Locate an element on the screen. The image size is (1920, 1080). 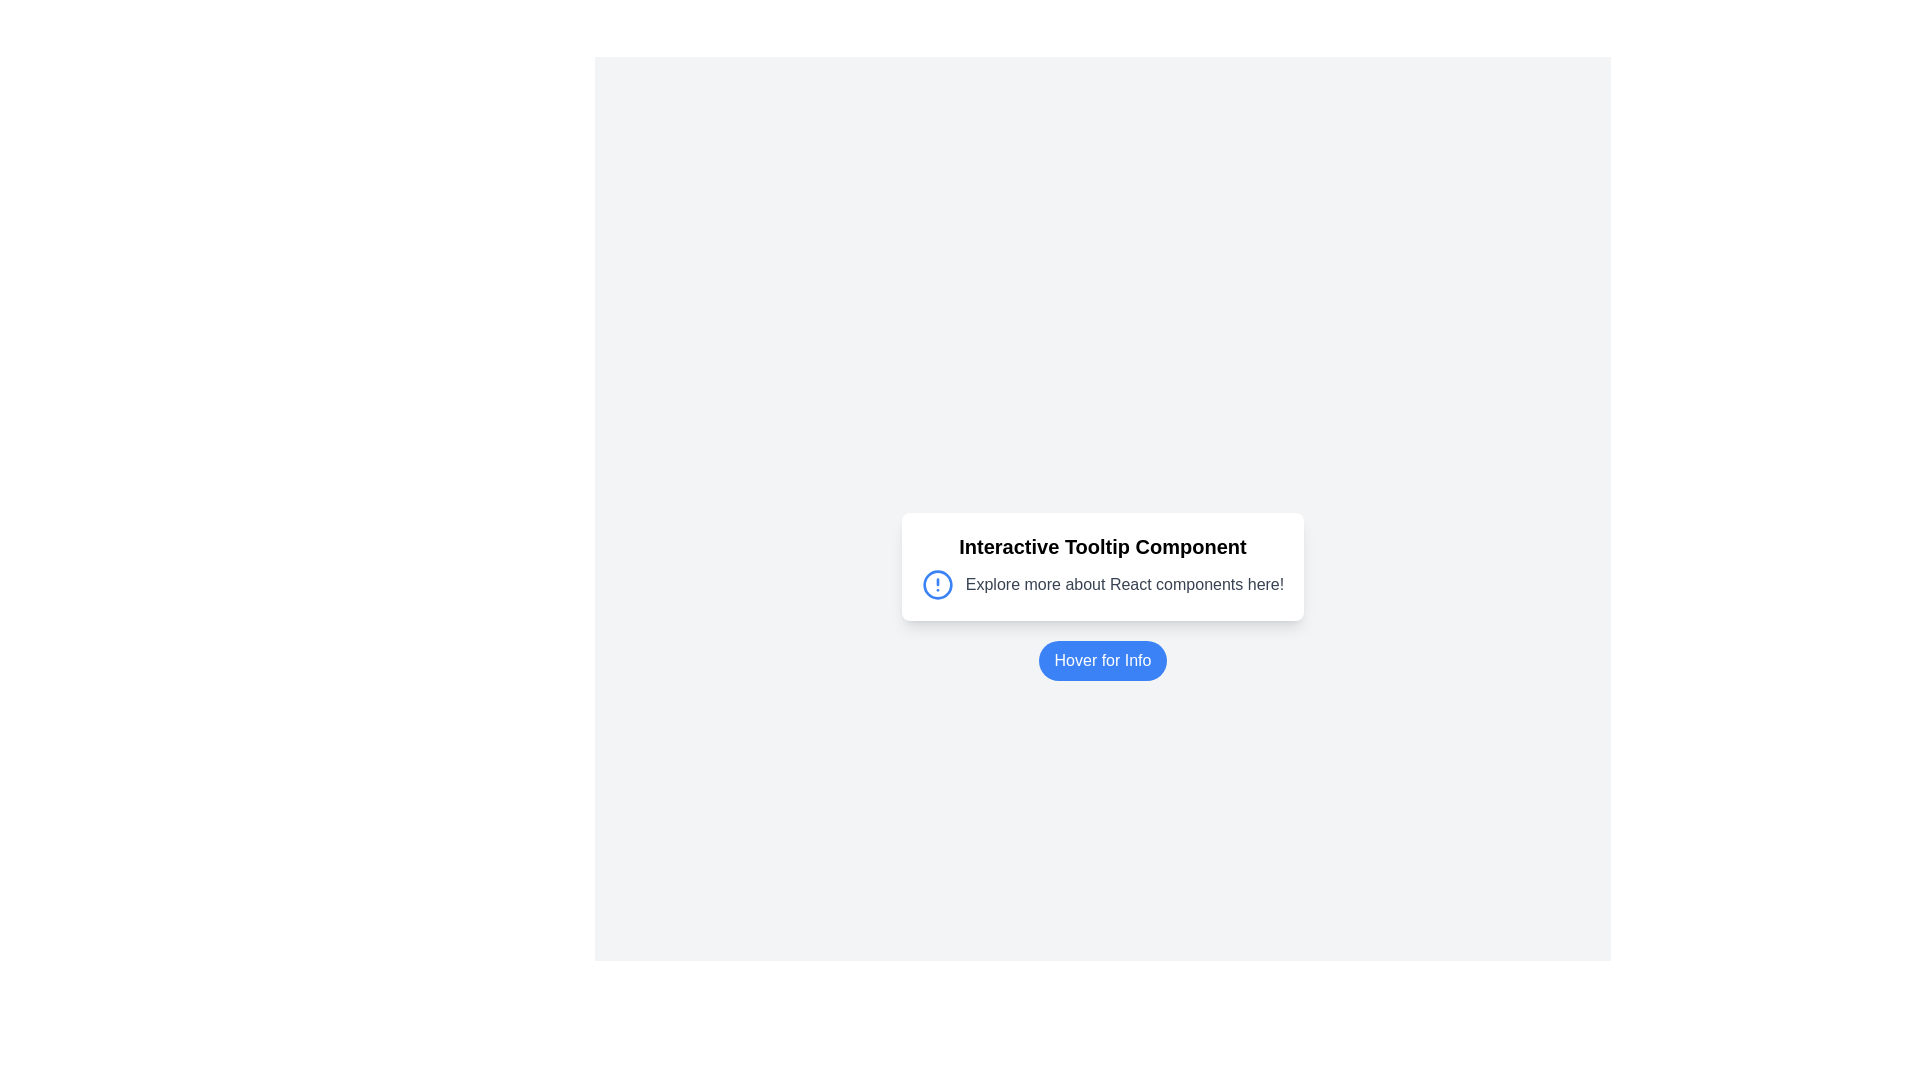
the text block with an accompanying icon located below the heading 'Interactive Tooltip Component' is located at coordinates (1102, 585).